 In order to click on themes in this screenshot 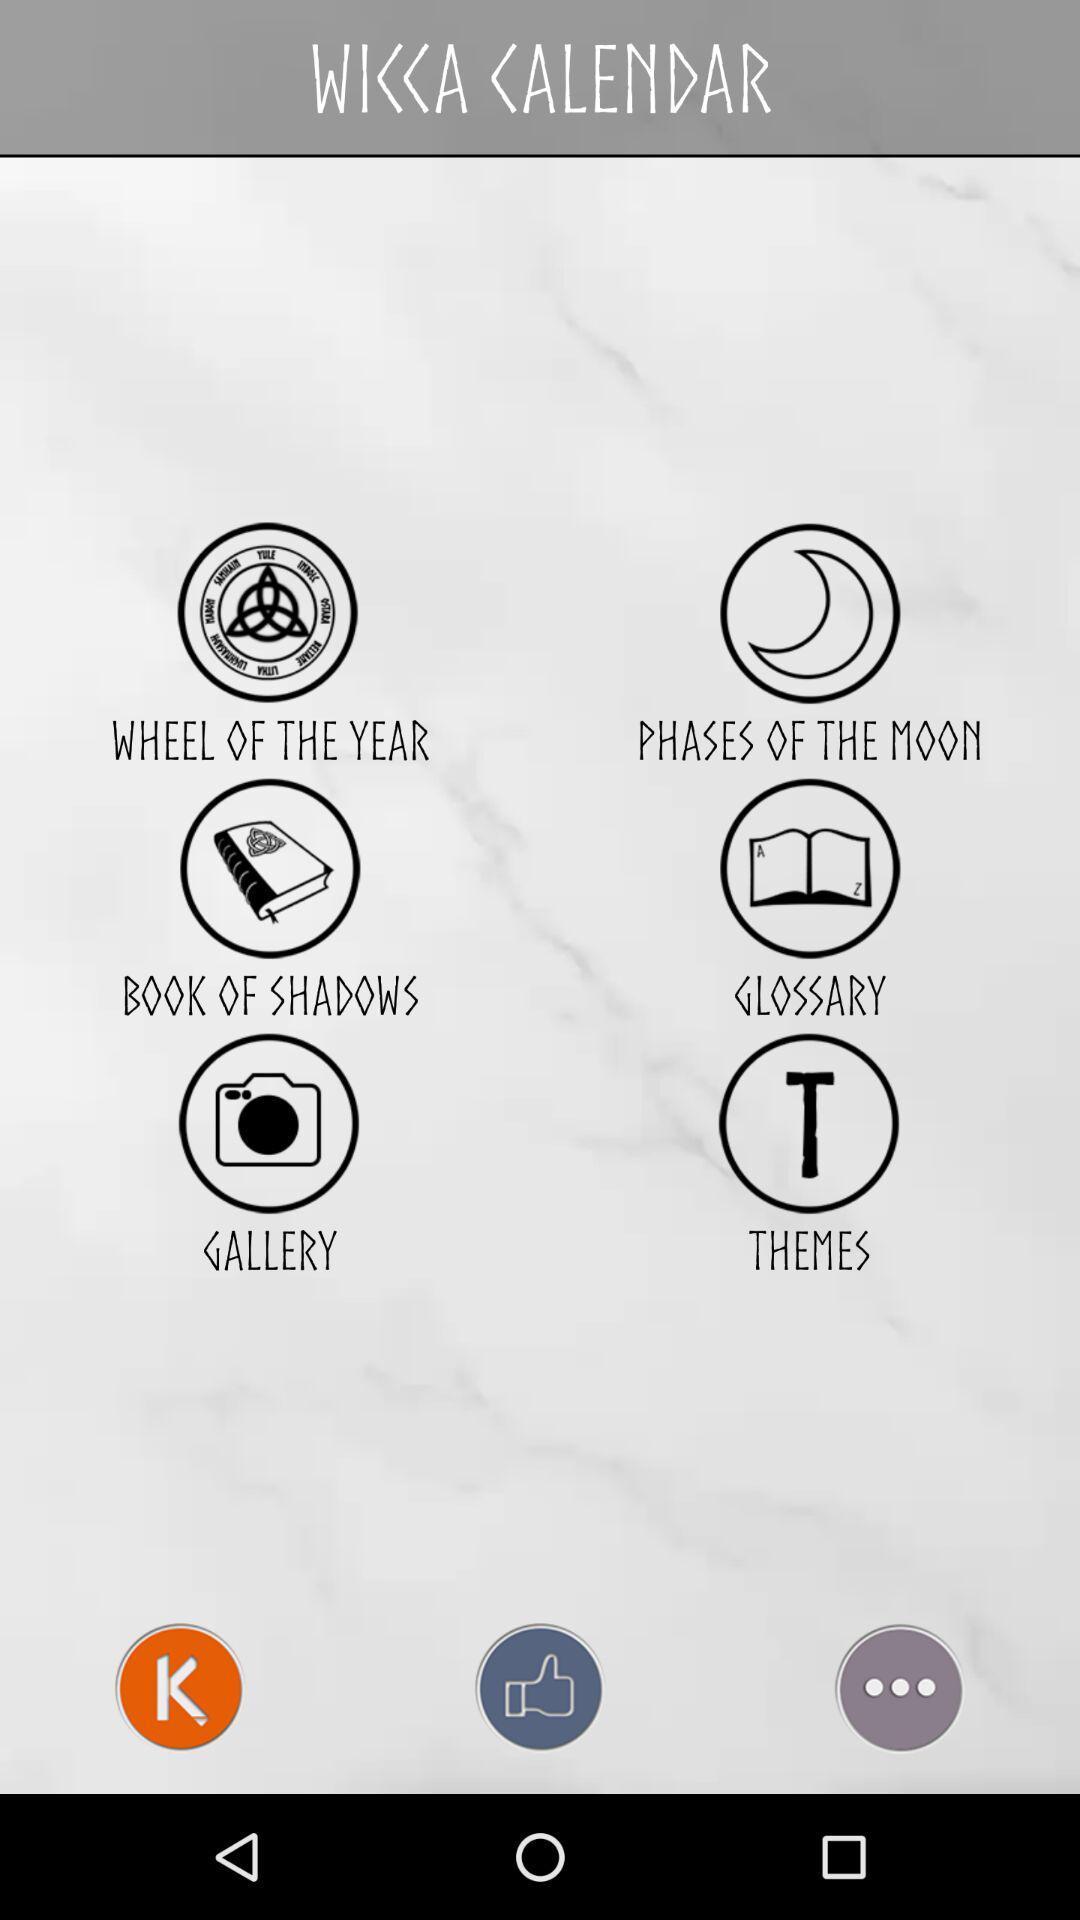, I will do `click(808, 1123)`.